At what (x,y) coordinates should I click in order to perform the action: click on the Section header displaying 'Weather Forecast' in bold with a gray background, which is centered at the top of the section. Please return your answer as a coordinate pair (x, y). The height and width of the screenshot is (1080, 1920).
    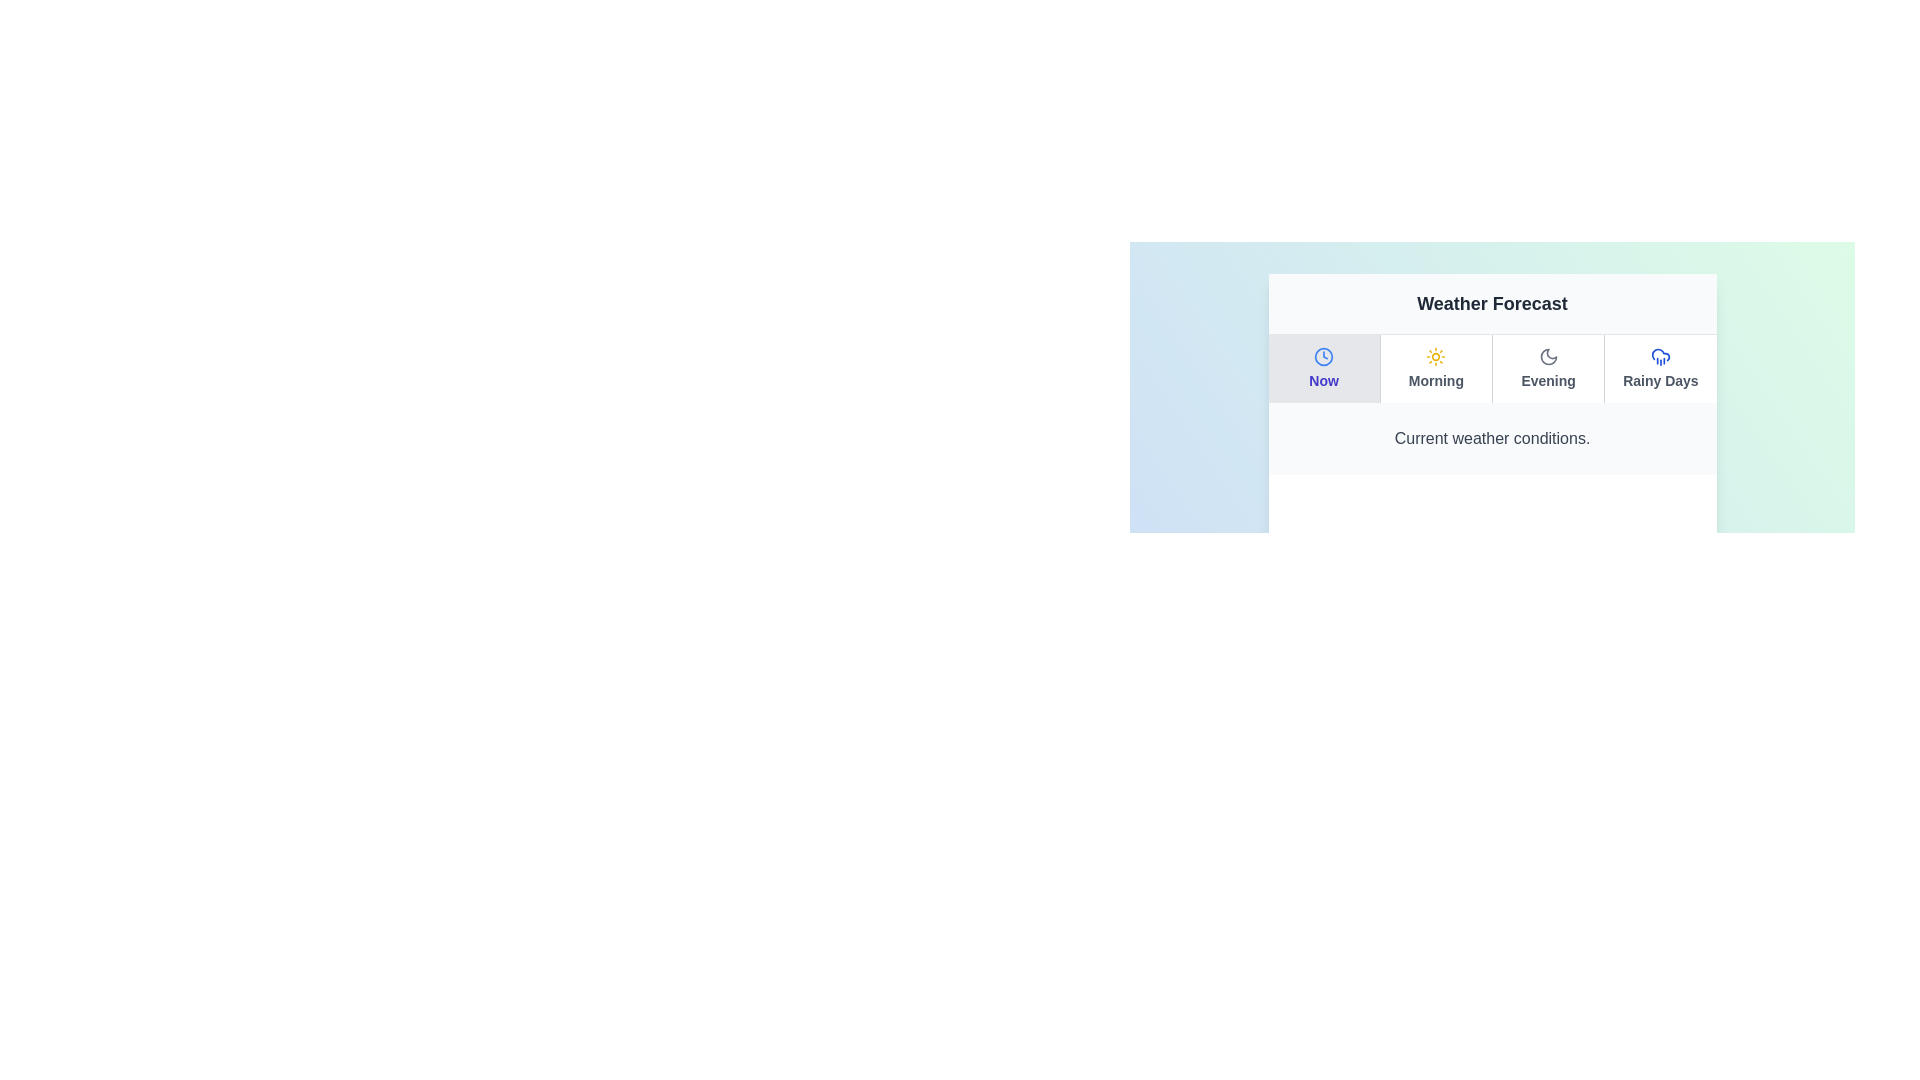
    Looking at the image, I should click on (1492, 304).